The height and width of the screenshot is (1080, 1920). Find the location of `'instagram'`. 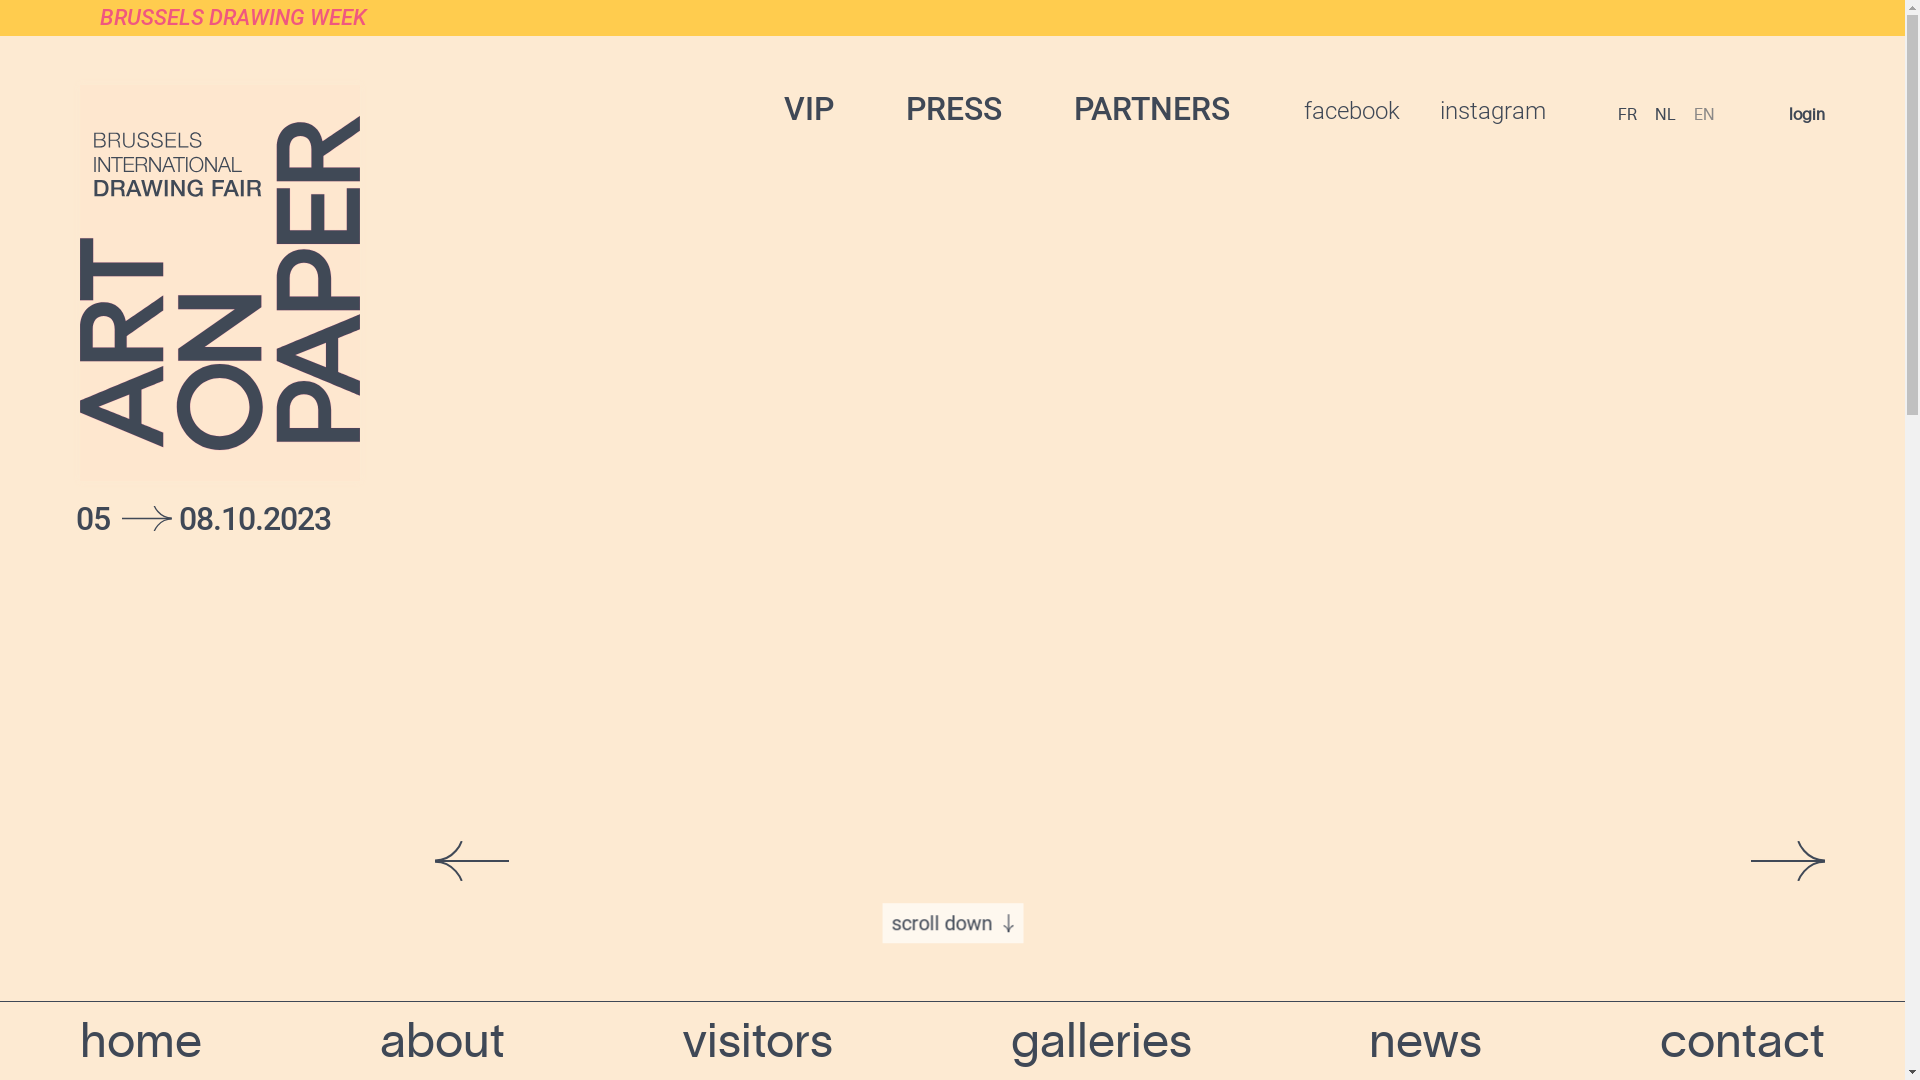

'instagram' is located at coordinates (1492, 111).